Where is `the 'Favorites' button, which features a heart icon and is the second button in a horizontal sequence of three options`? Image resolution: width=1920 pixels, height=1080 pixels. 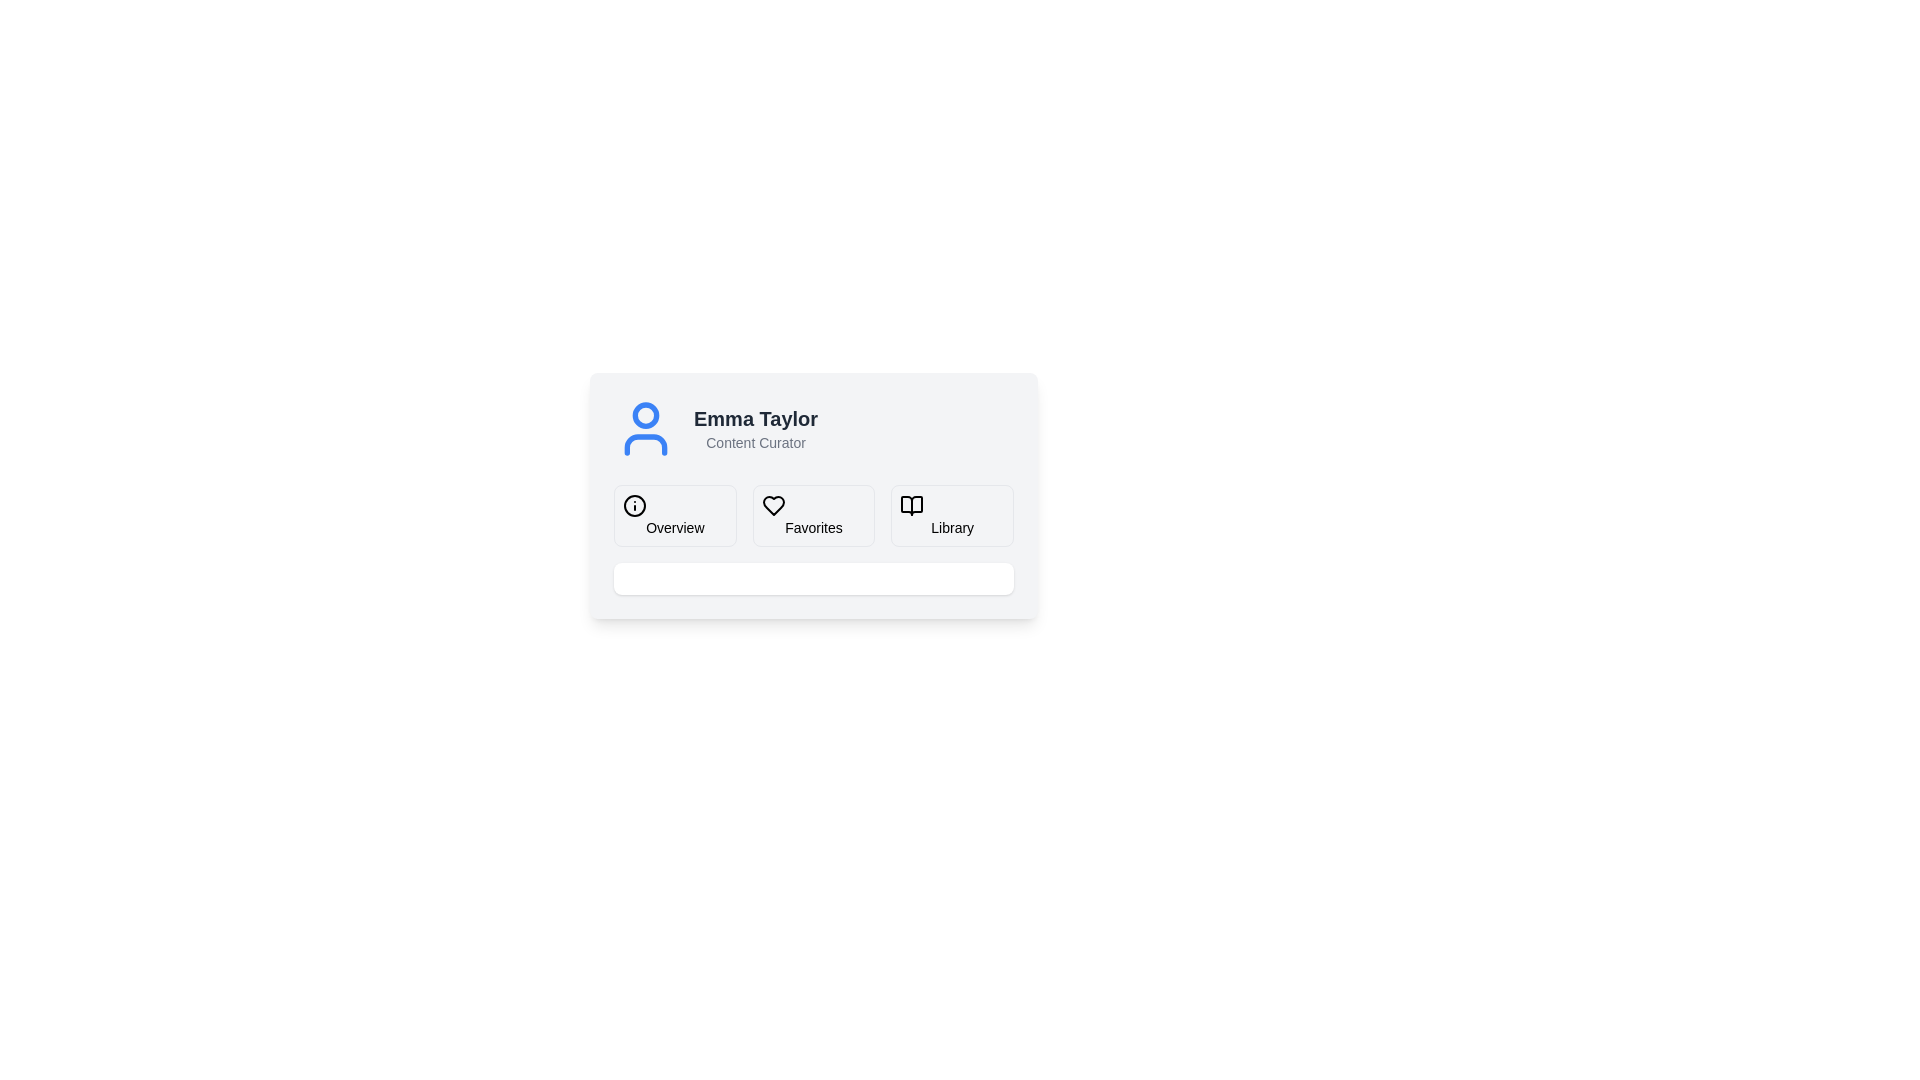
the 'Favorites' button, which features a heart icon and is the second button in a horizontal sequence of three options is located at coordinates (814, 515).